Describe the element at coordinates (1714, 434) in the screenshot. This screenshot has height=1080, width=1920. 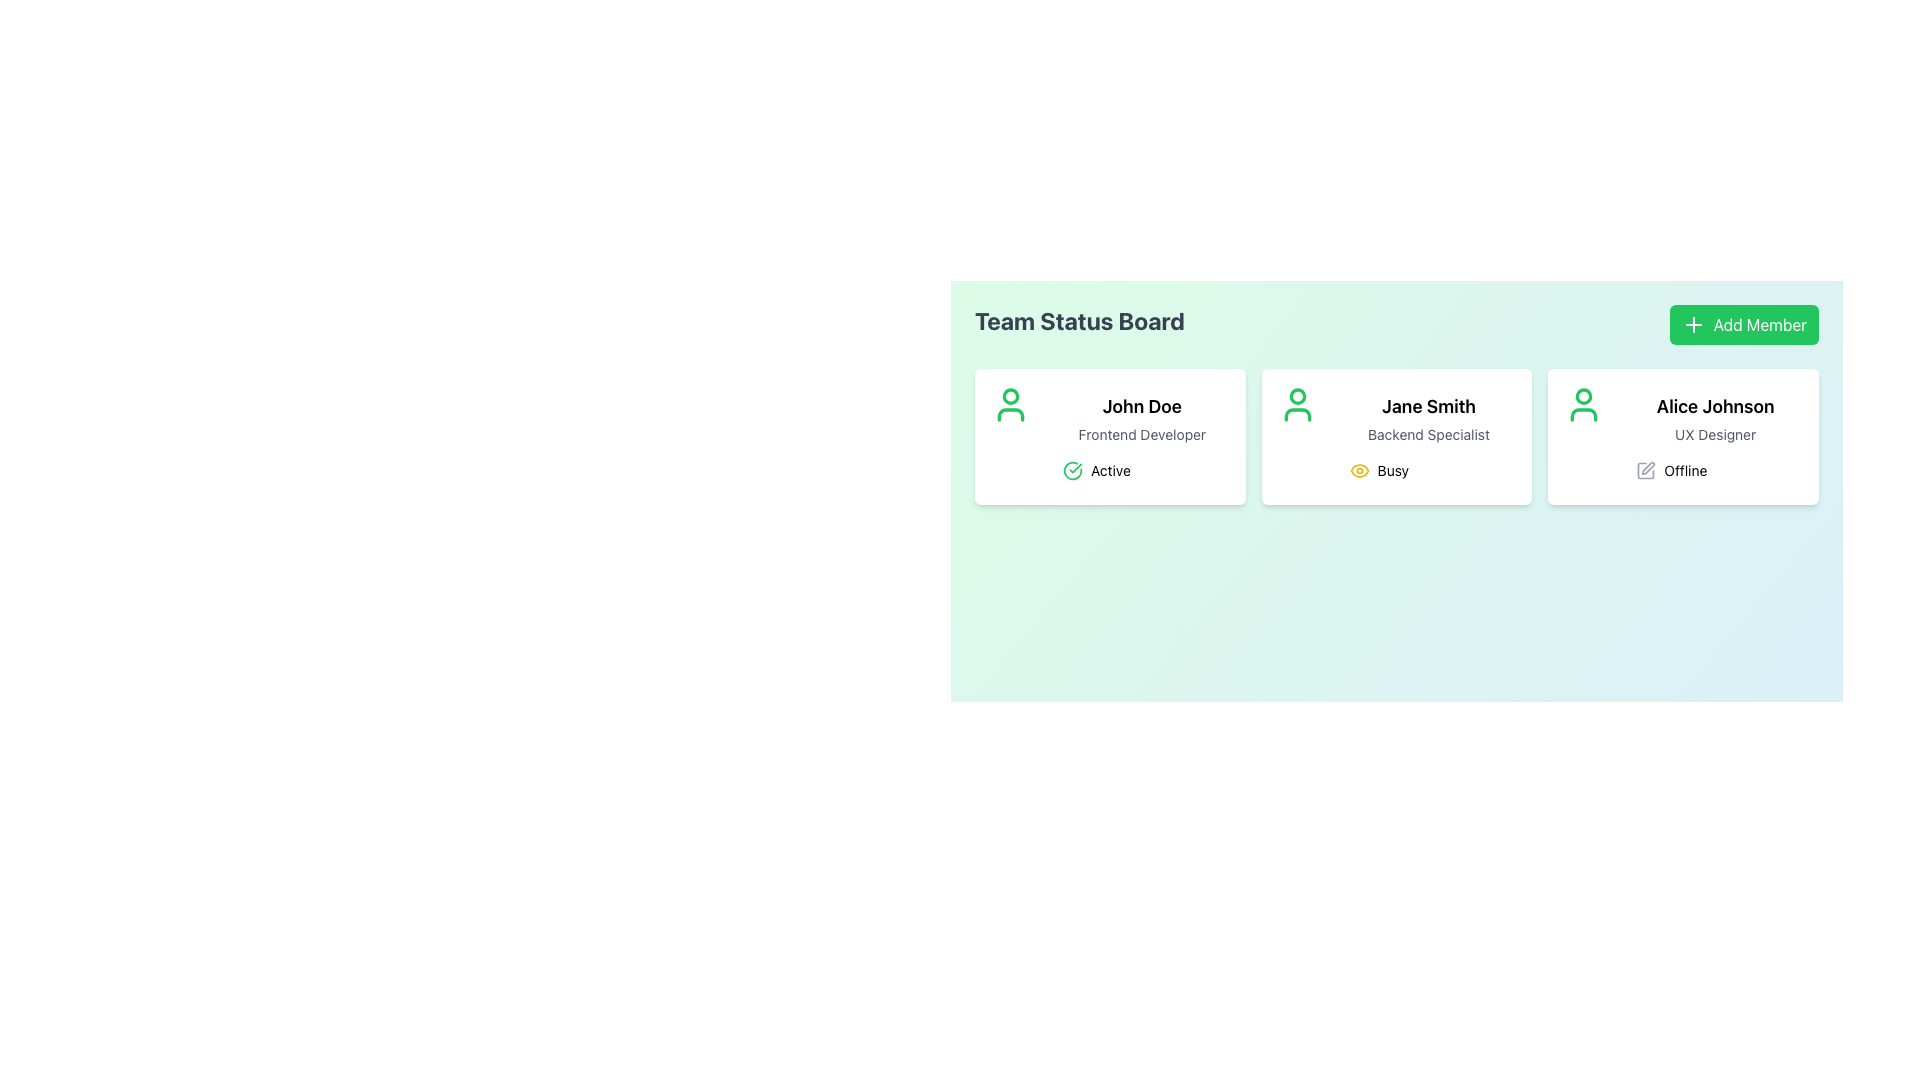
I see `the label containing the text 'UX Designer' that is styled with a small font size and gray color, located below the name 'Alice Johnson' and above the status 'Offline' within the user card` at that location.